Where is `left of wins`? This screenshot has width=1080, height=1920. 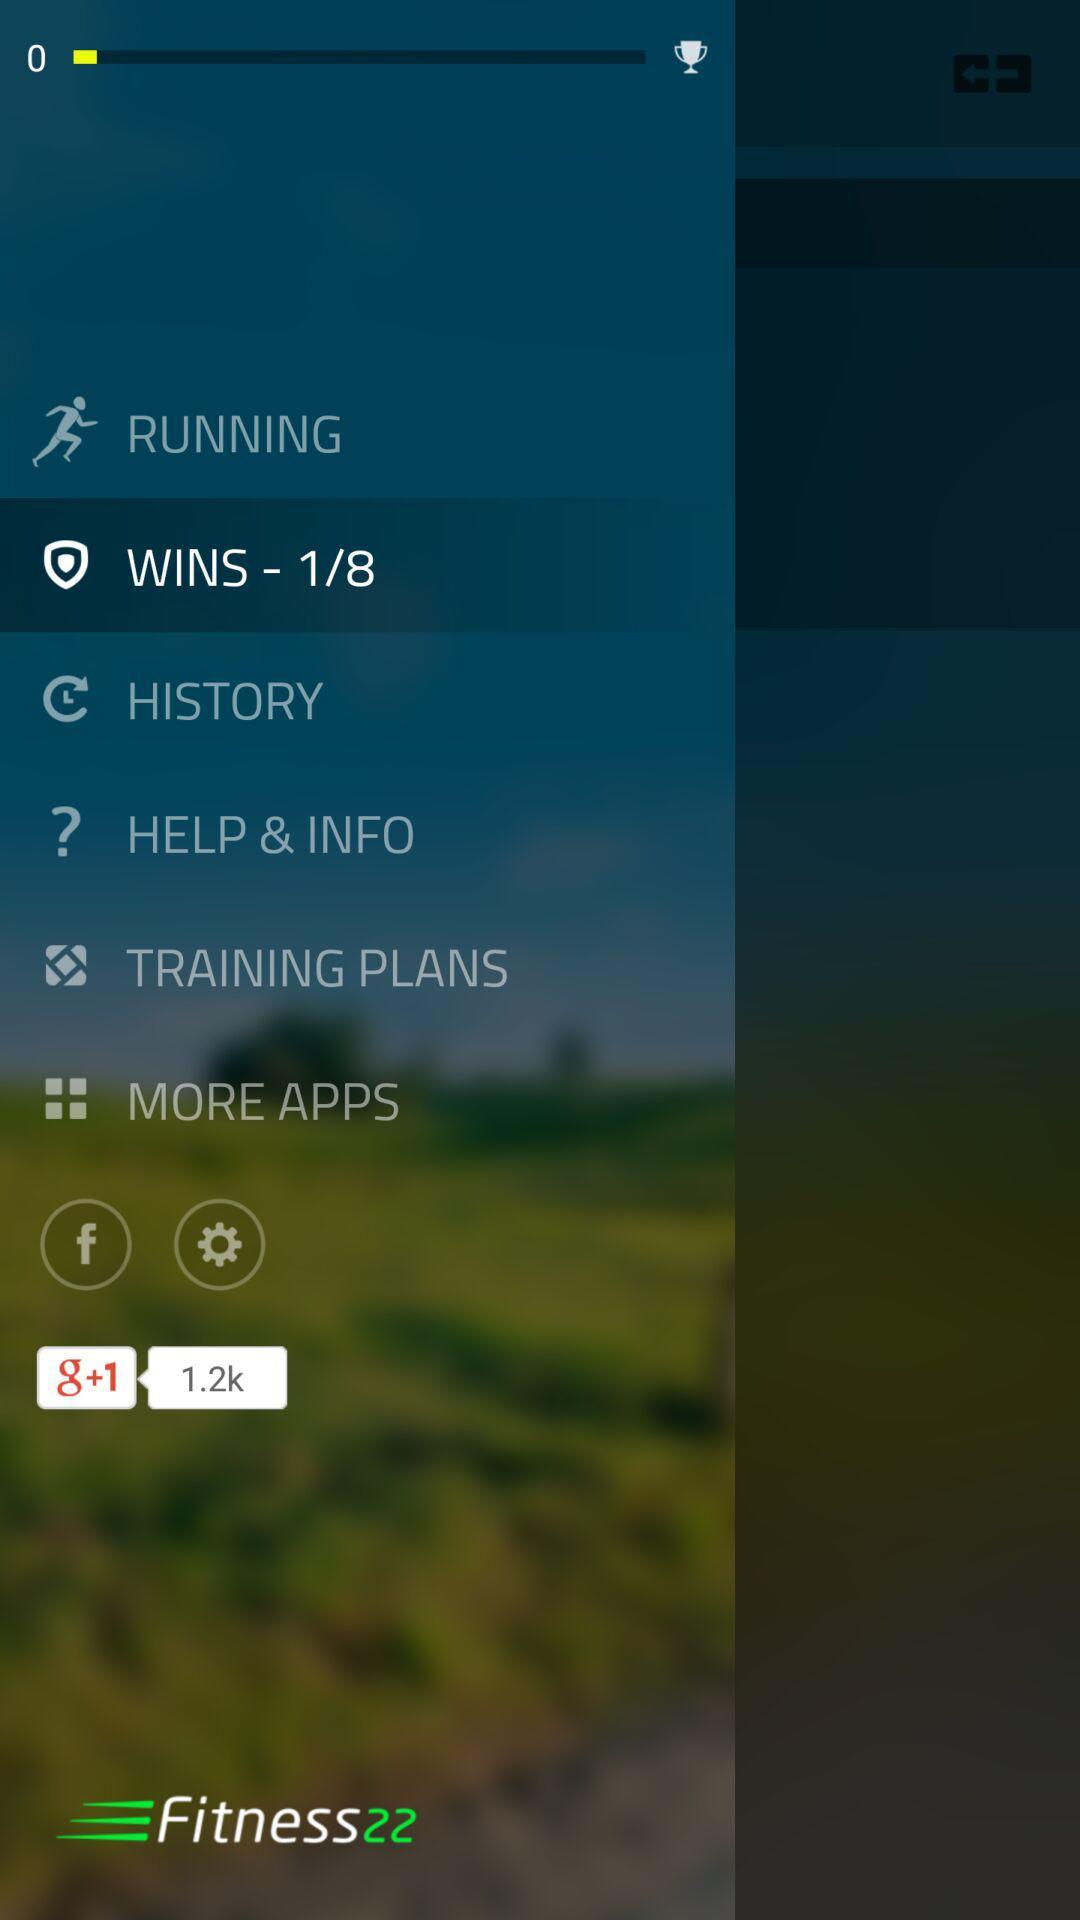 left of wins is located at coordinates (64, 564).